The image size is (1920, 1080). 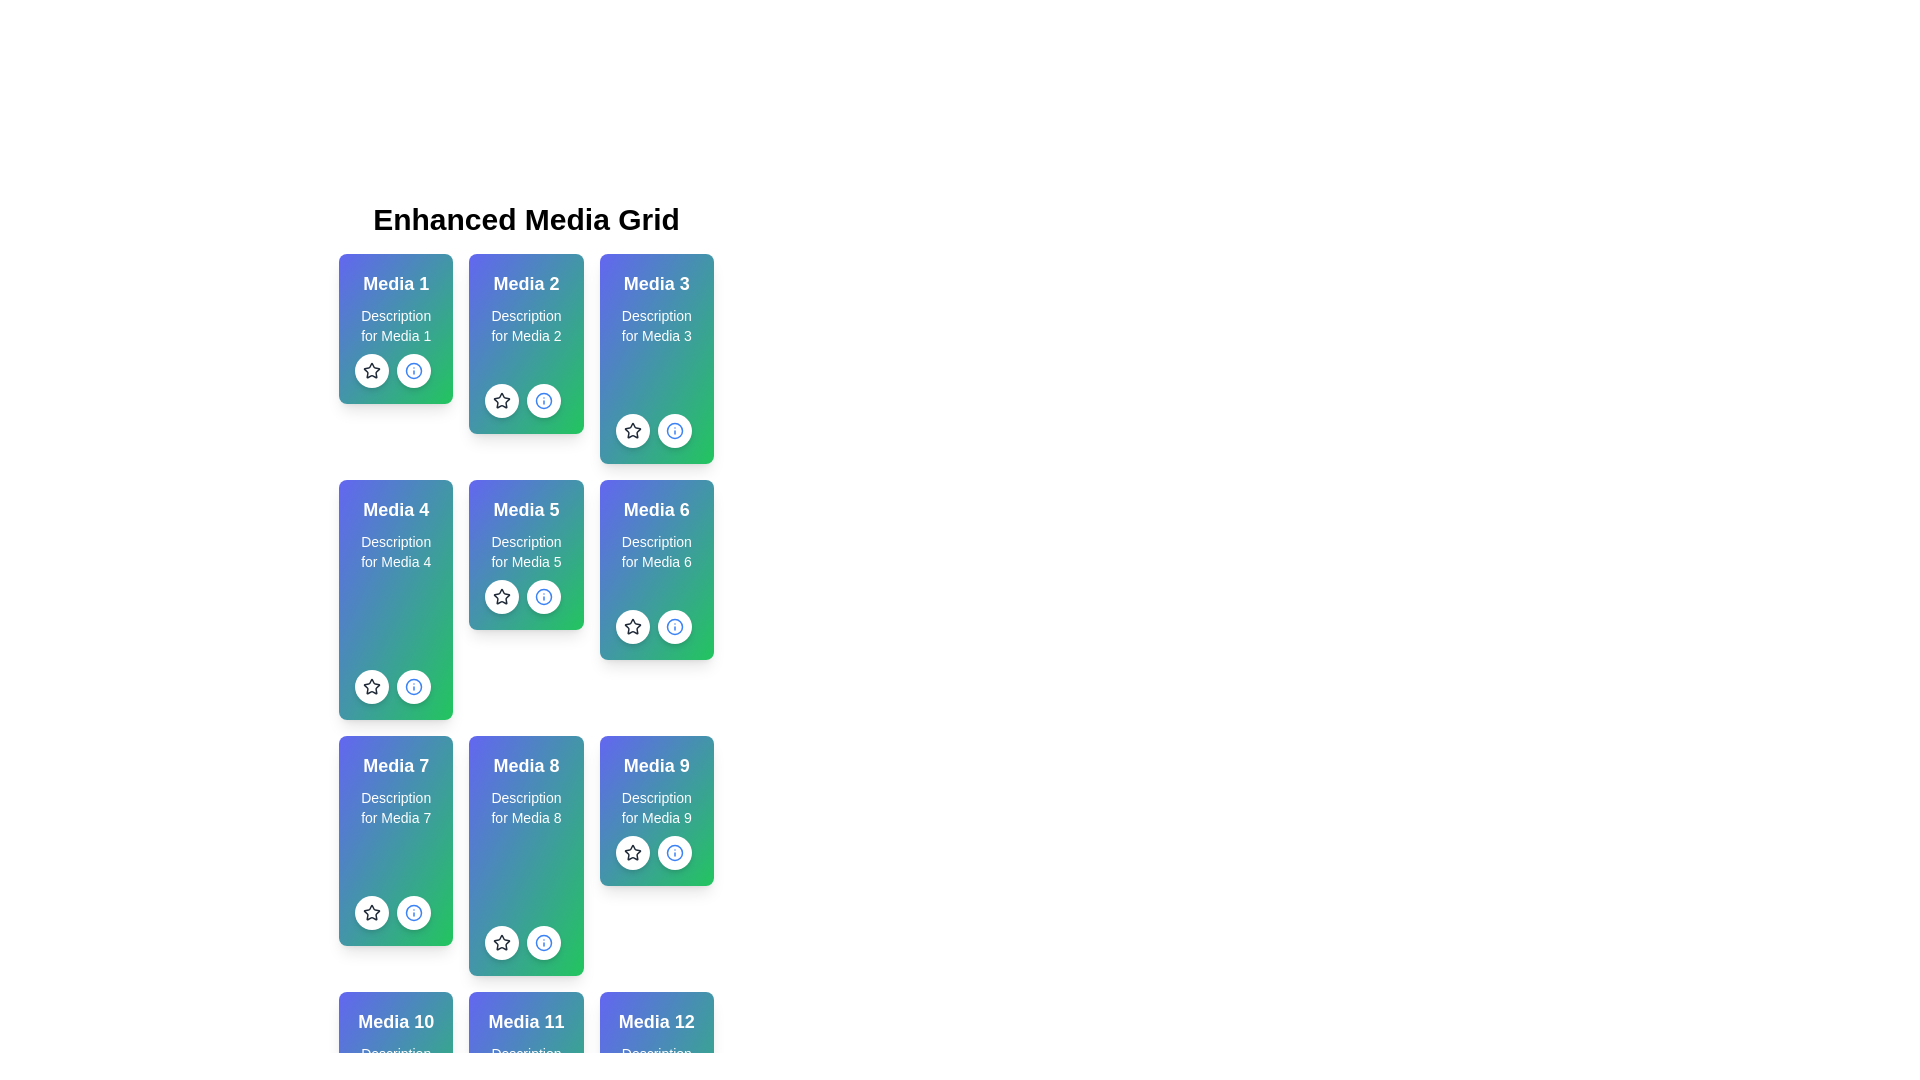 I want to click on the star icon in the lower-left corner of the 'Media 8' card, so click(x=502, y=942).